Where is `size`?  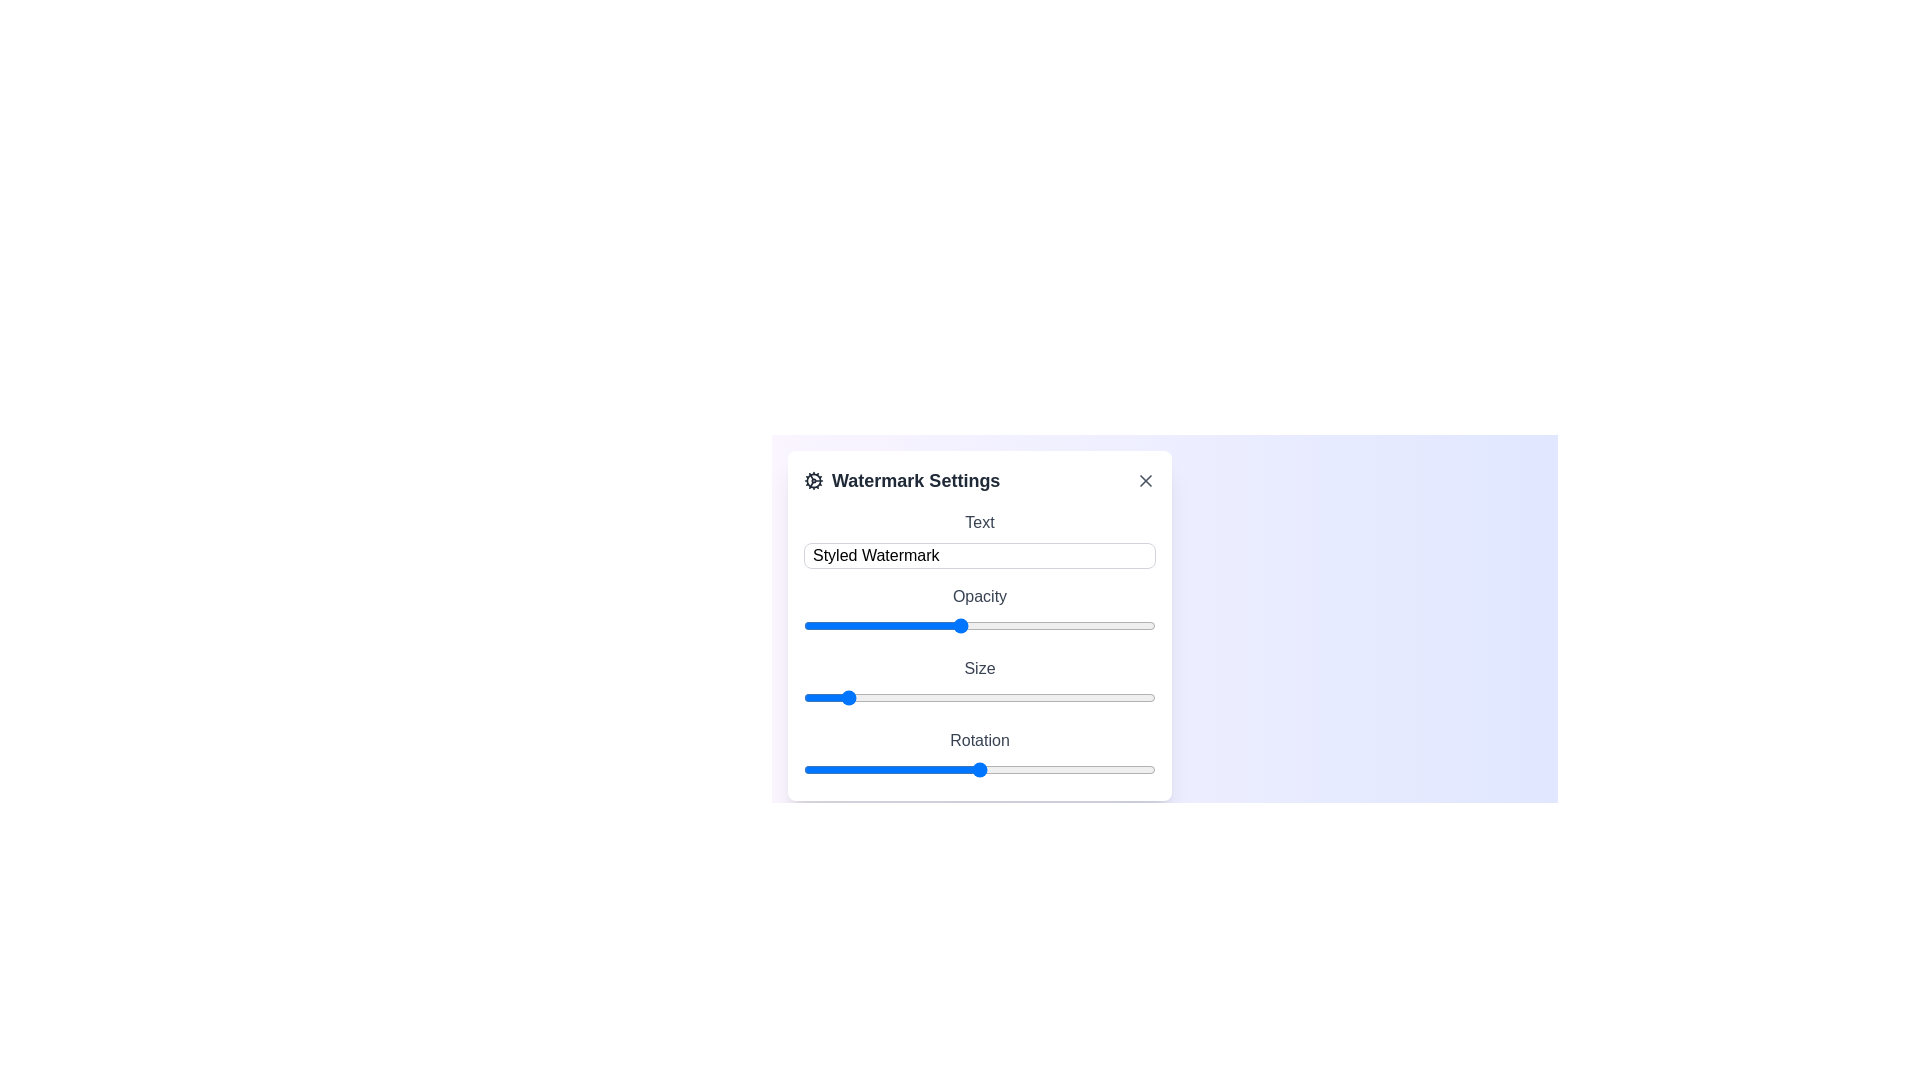 size is located at coordinates (881, 697).